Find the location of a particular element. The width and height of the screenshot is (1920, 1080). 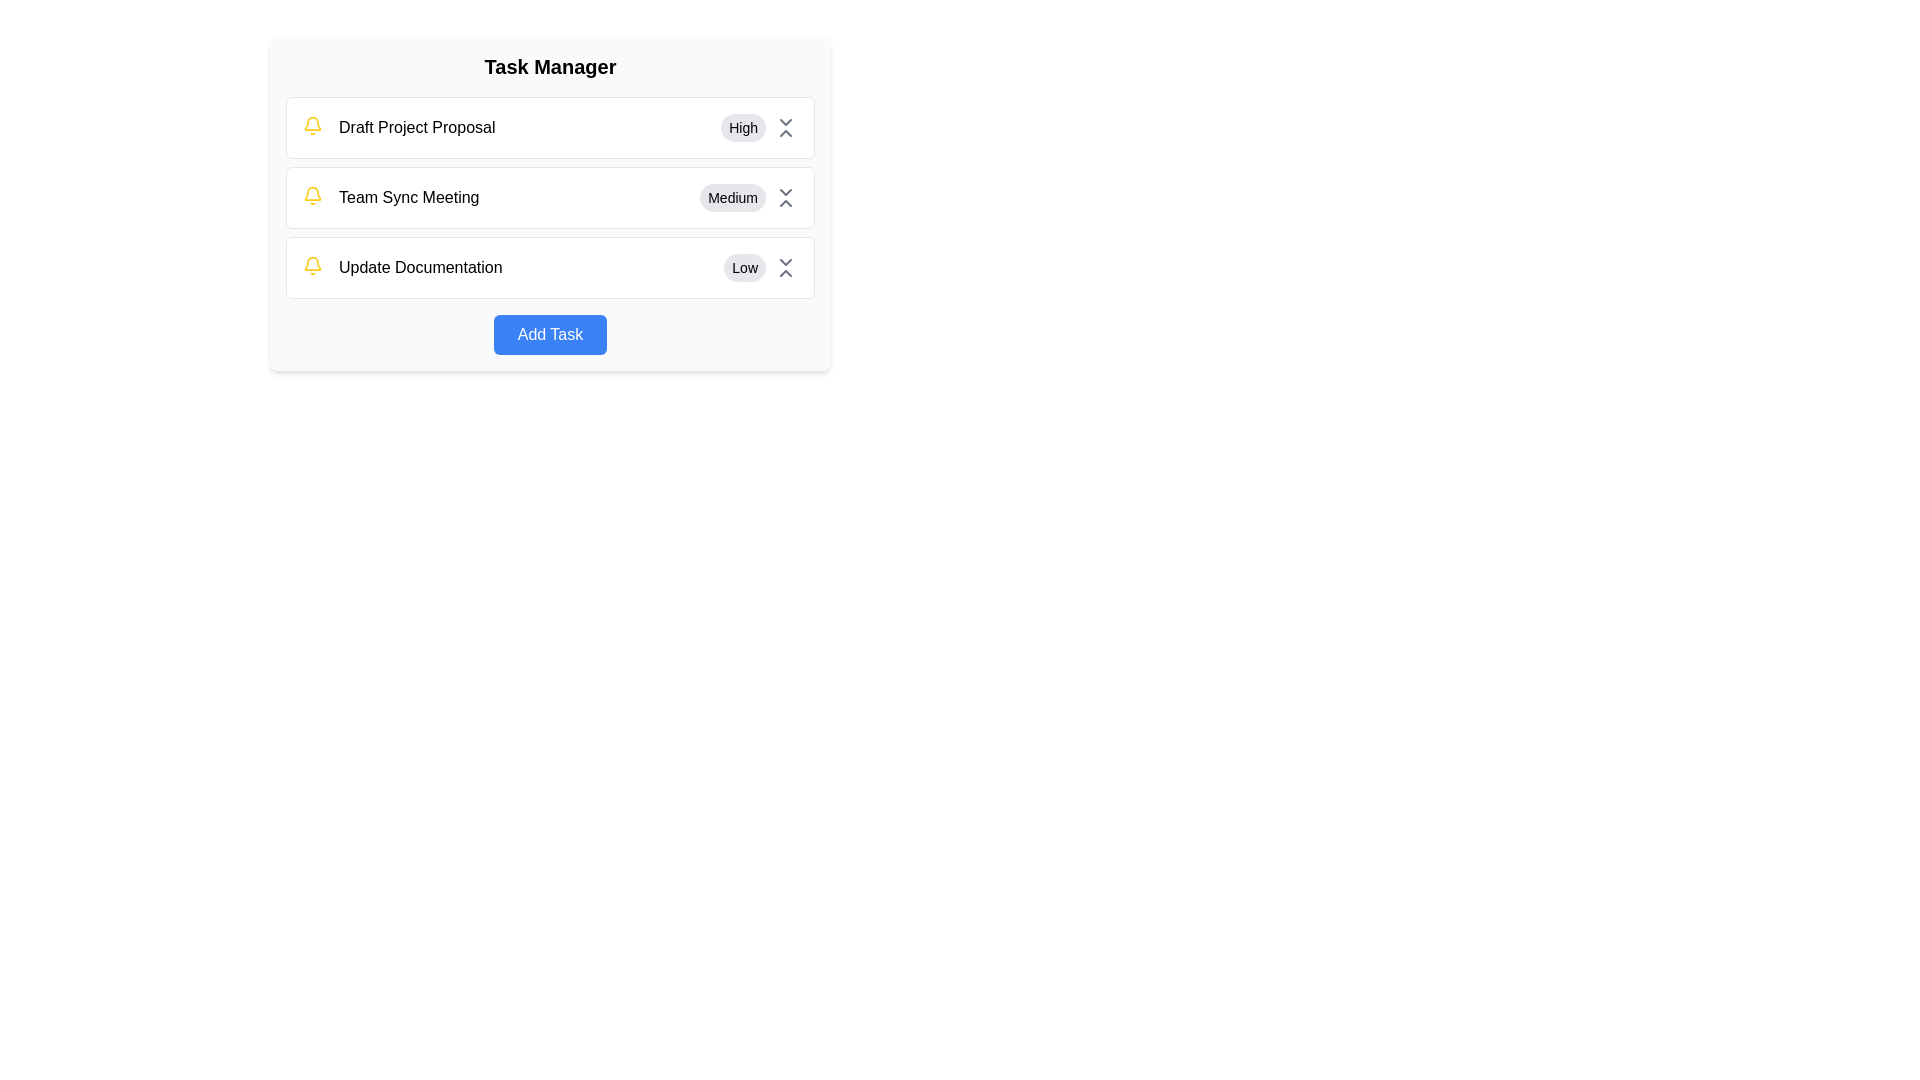

the status label that indicates the priority of the task, located to the right of 'Draft Project Proposal' and before the button with interactive arrows is located at coordinates (742, 127).